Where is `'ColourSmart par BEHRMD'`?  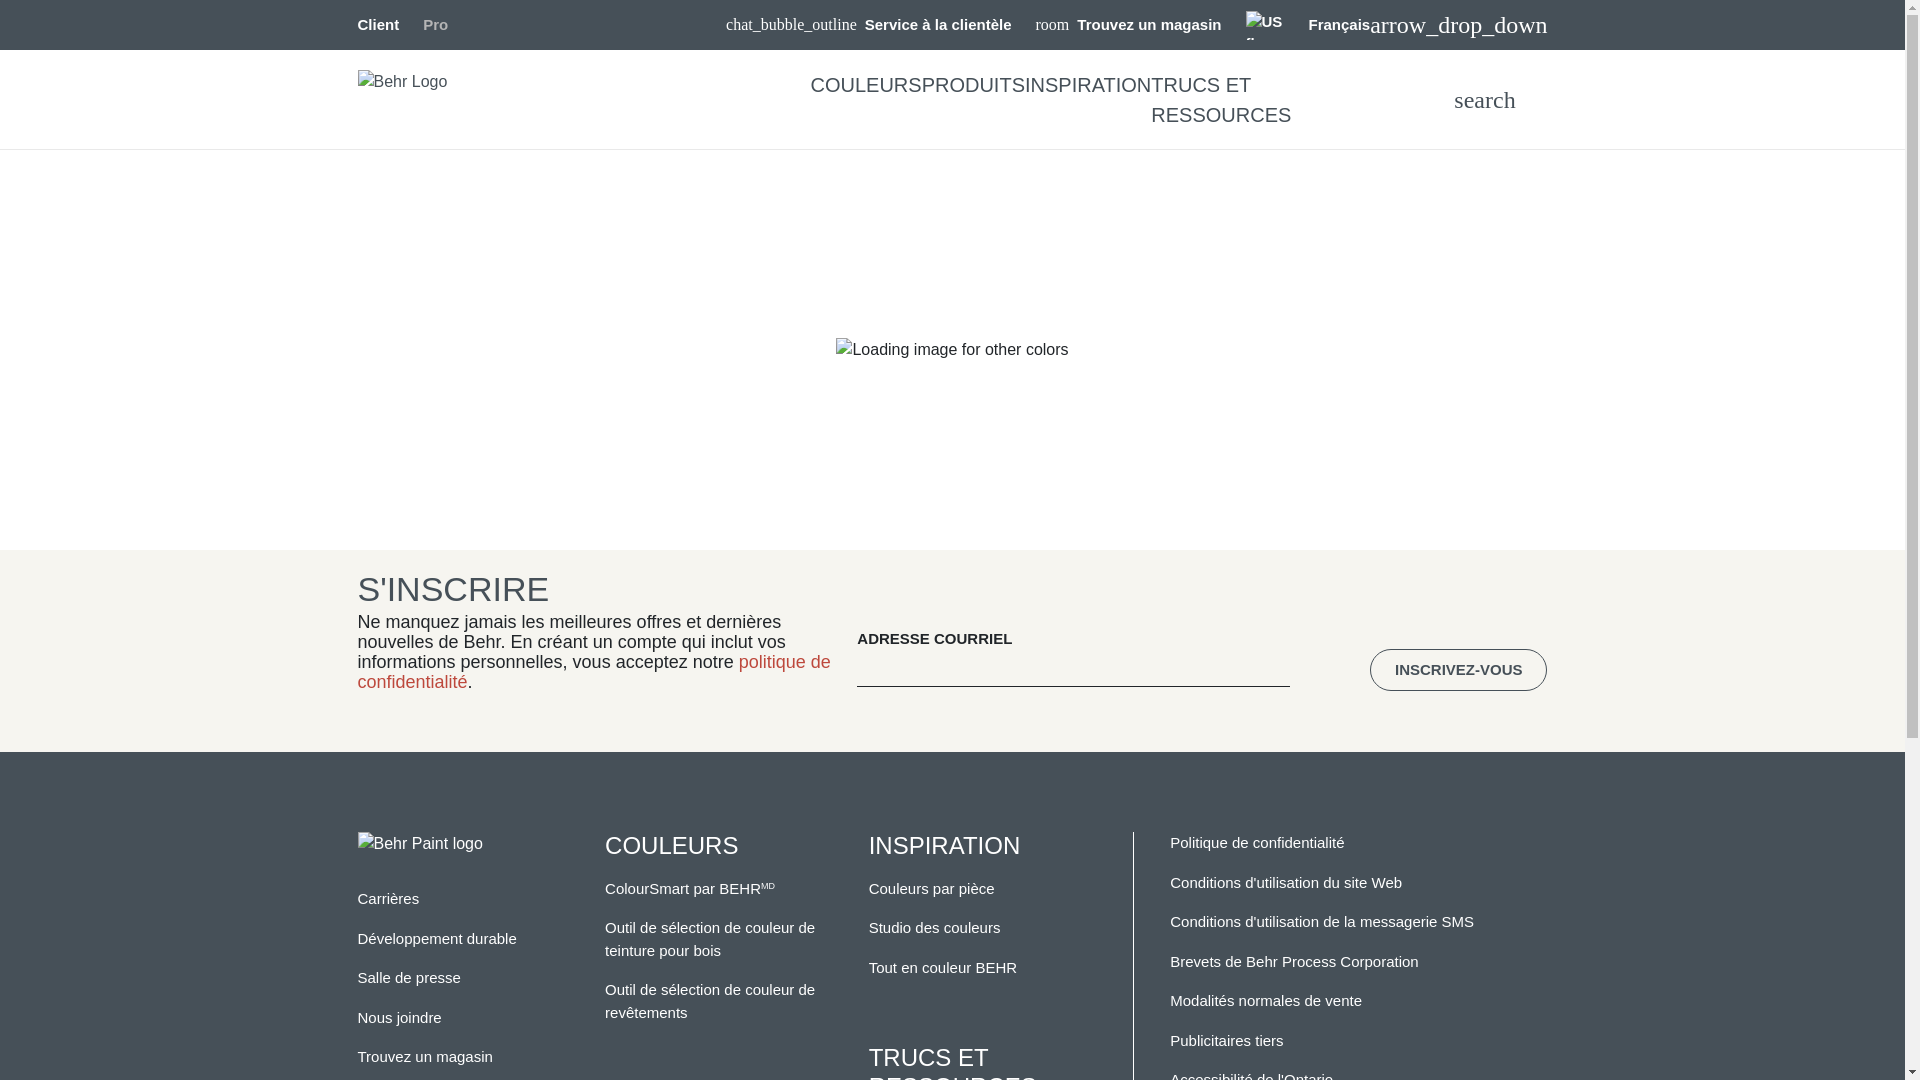 'ColourSmart par BEHRMD' is located at coordinates (690, 887).